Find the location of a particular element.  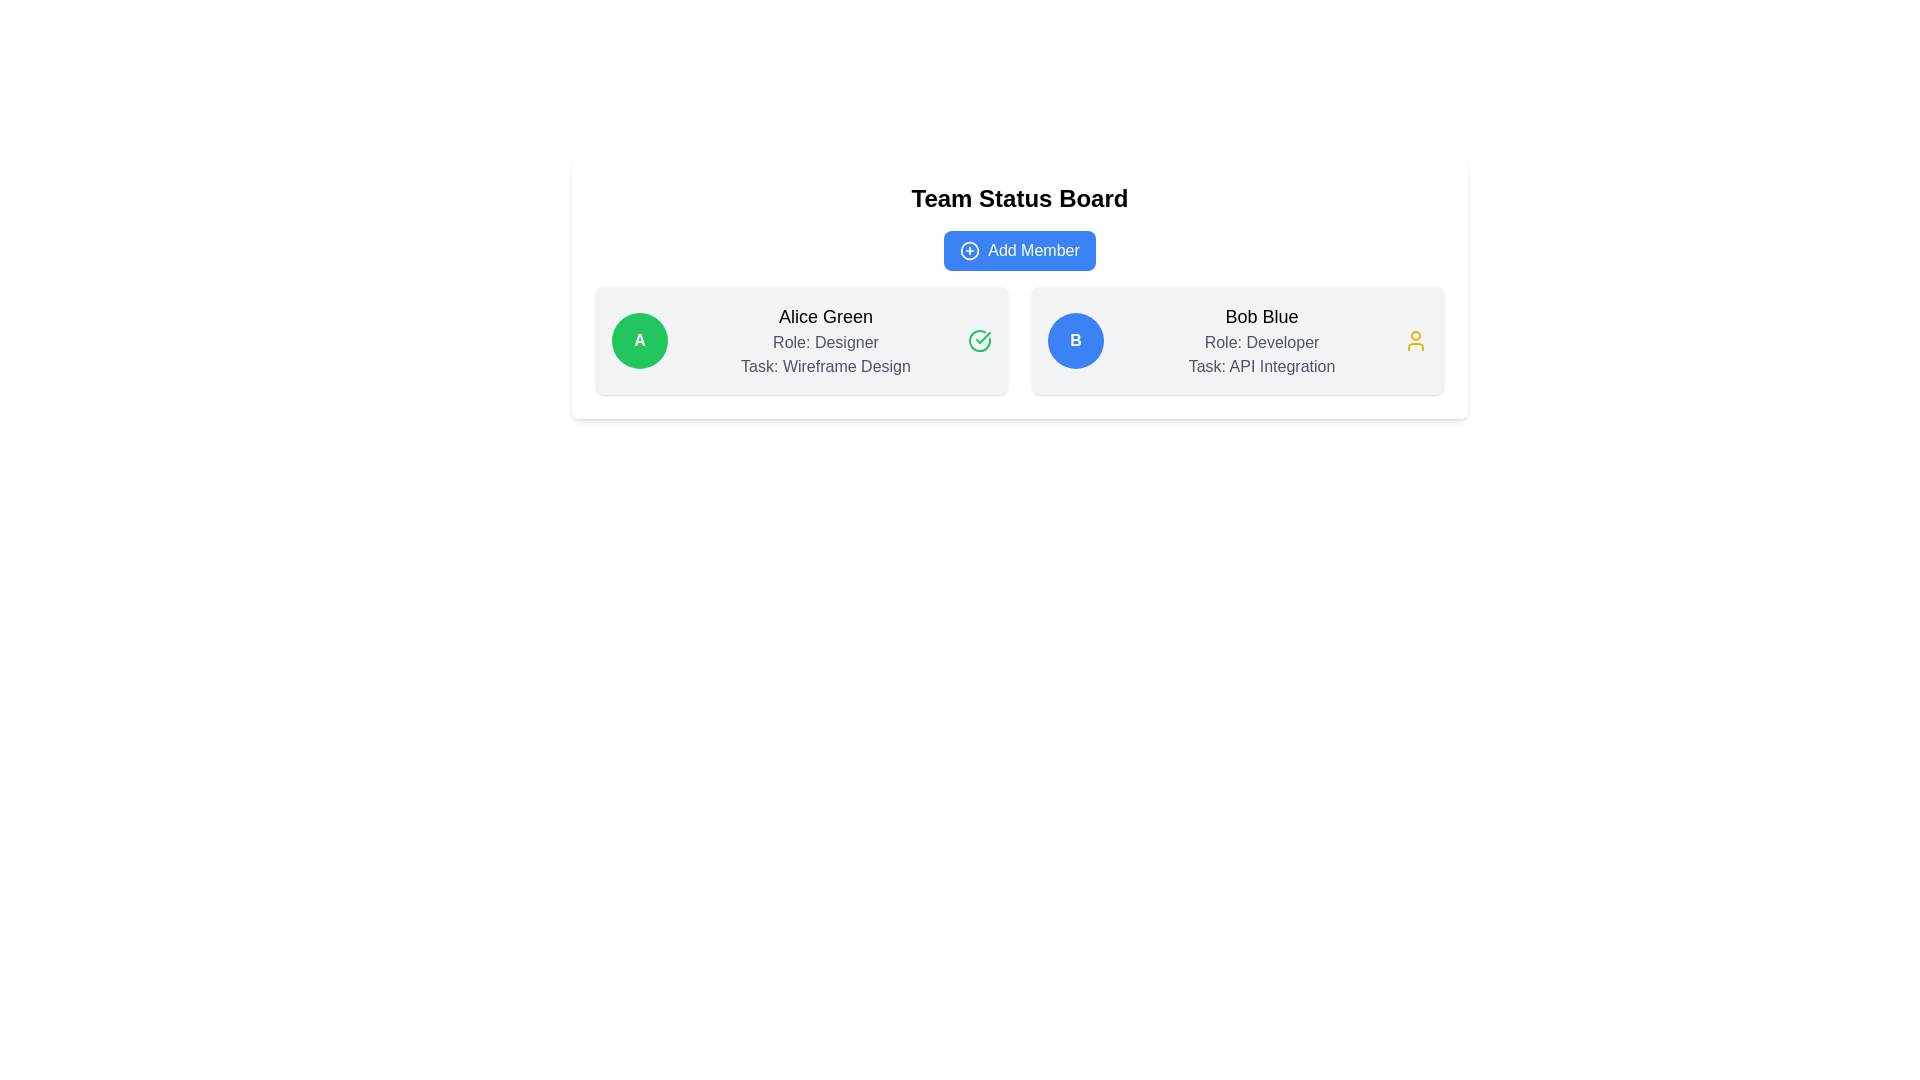

the text element that reads 'Task: API Integration', which is styled in gray and located under the user 'Bob Blue' and above the user's role 'Developer' is located at coordinates (1261, 366).